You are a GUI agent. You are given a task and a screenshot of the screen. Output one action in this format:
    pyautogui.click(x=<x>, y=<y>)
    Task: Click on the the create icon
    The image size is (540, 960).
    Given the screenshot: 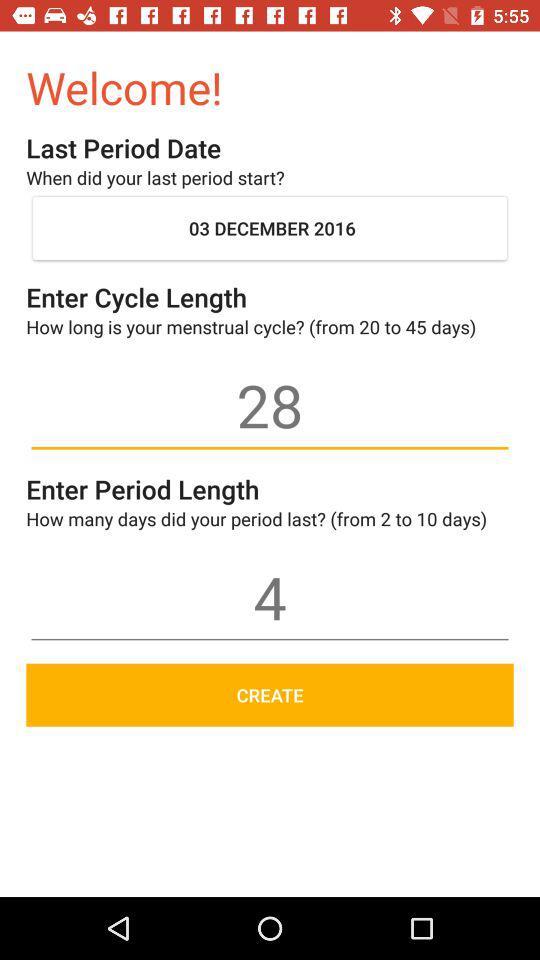 What is the action you would take?
    pyautogui.click(x=270, y=695)
    